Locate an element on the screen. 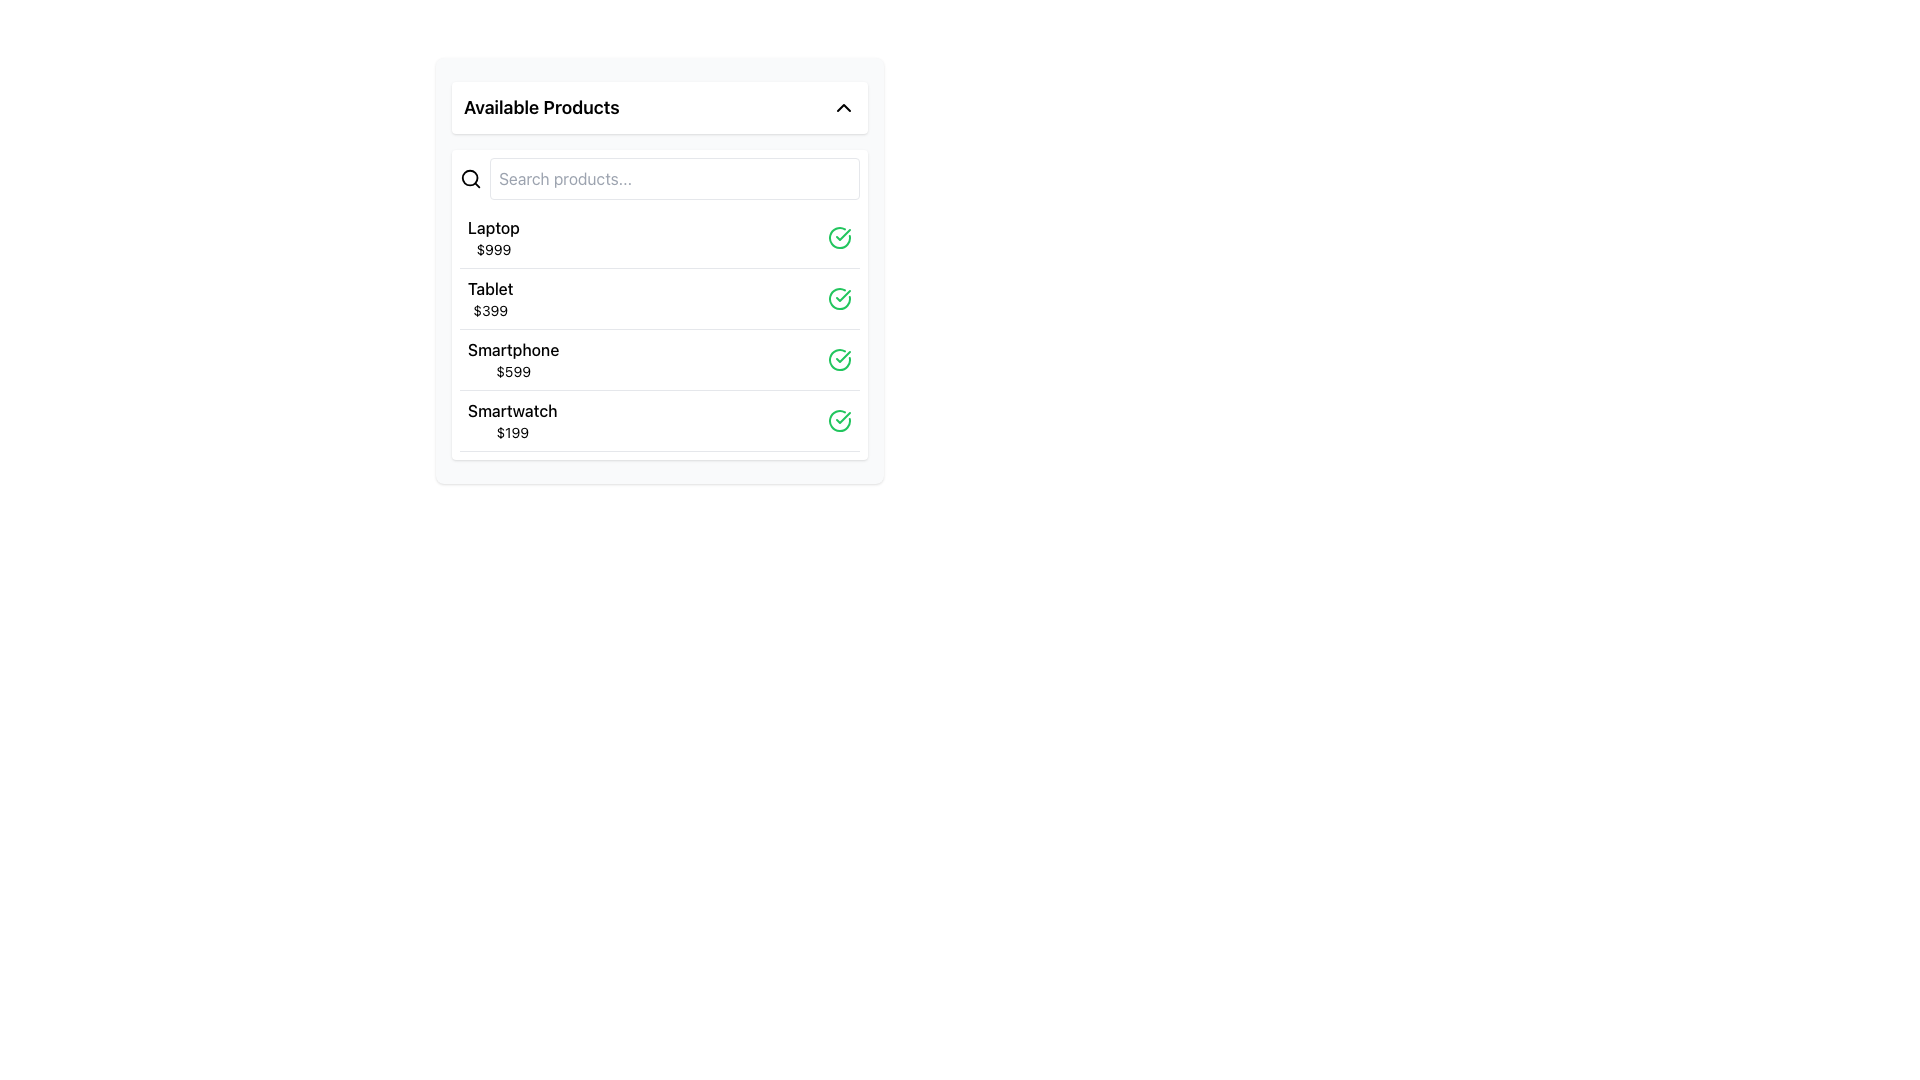 The height and width of the screenshot is (1080, 1920). the Text Display element showing 'Tablet $399', located in the second row of the 'Available Products' section, directly below 'Laptop $999' is located at coordinates (490, 299).